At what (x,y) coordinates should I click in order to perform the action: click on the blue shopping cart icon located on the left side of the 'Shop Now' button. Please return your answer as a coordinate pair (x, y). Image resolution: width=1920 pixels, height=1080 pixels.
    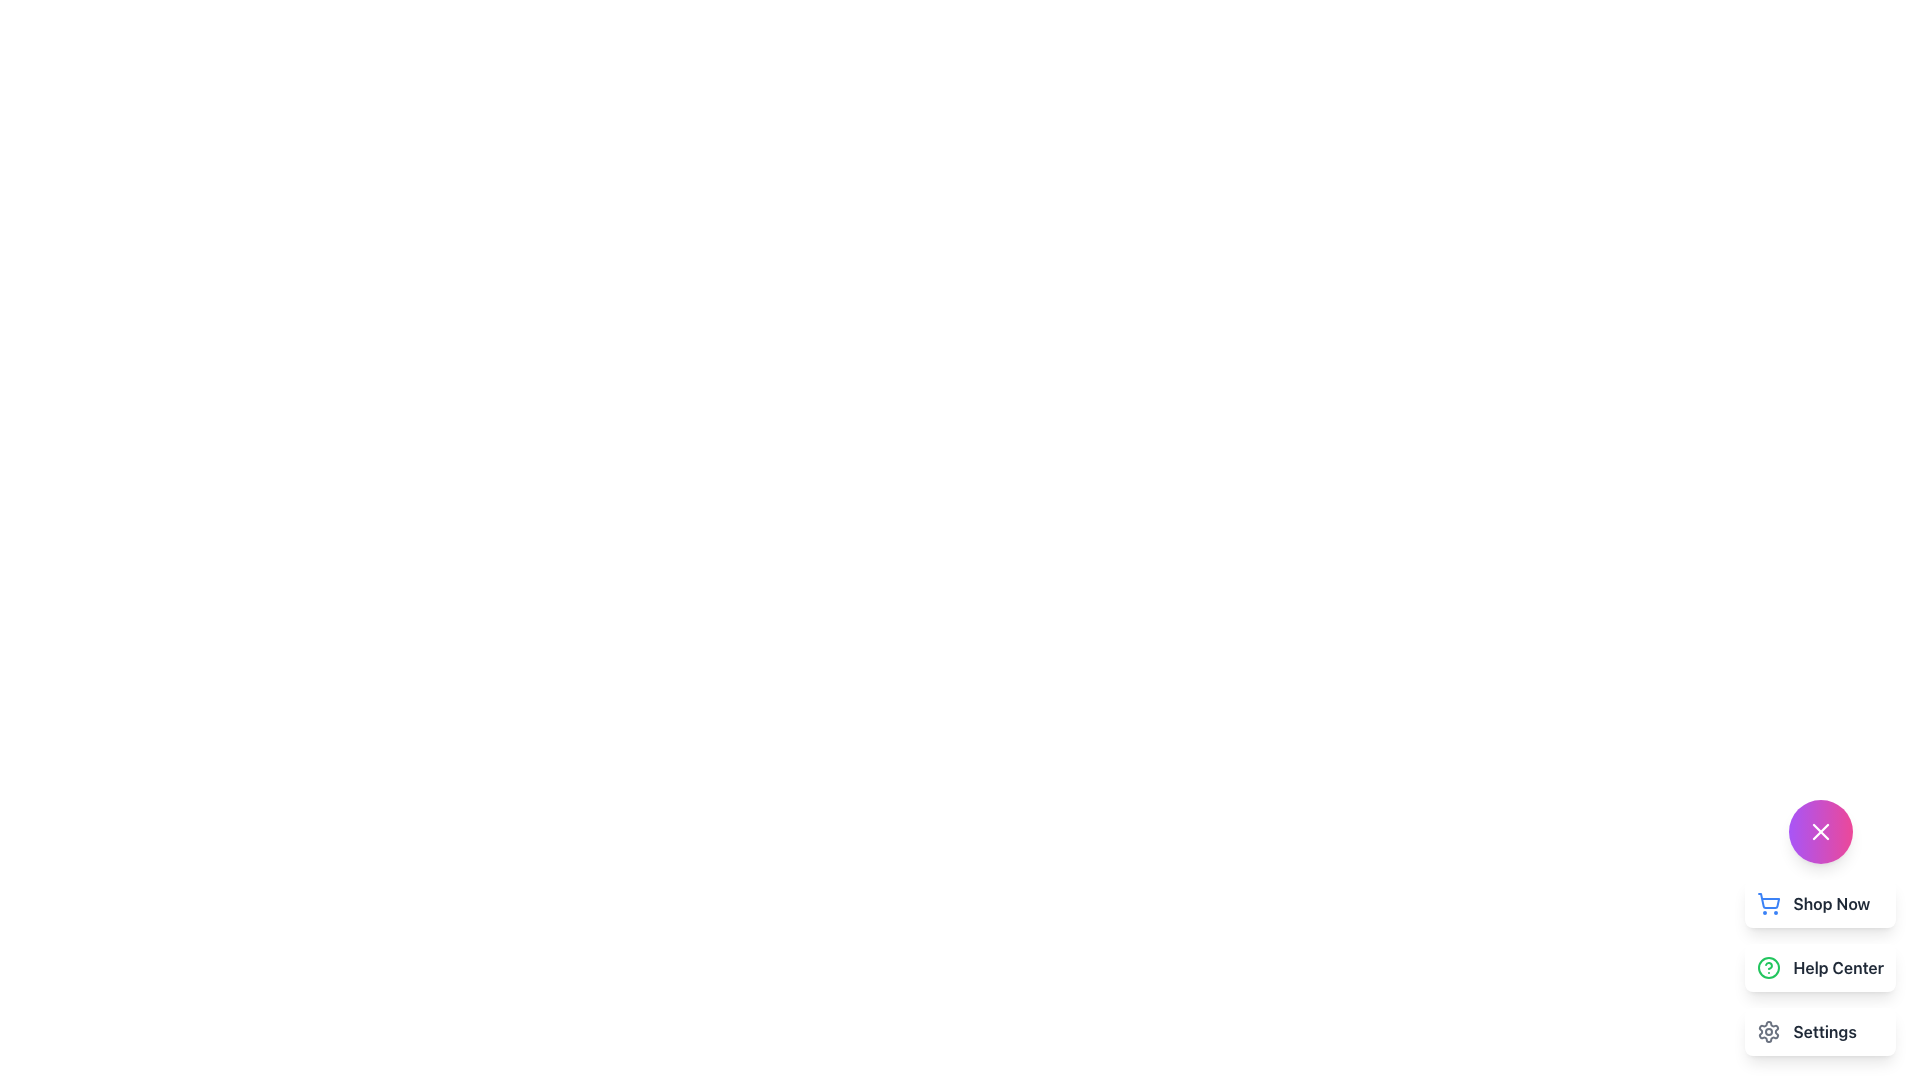
    Looking at the image, I should click on (1769, 903).